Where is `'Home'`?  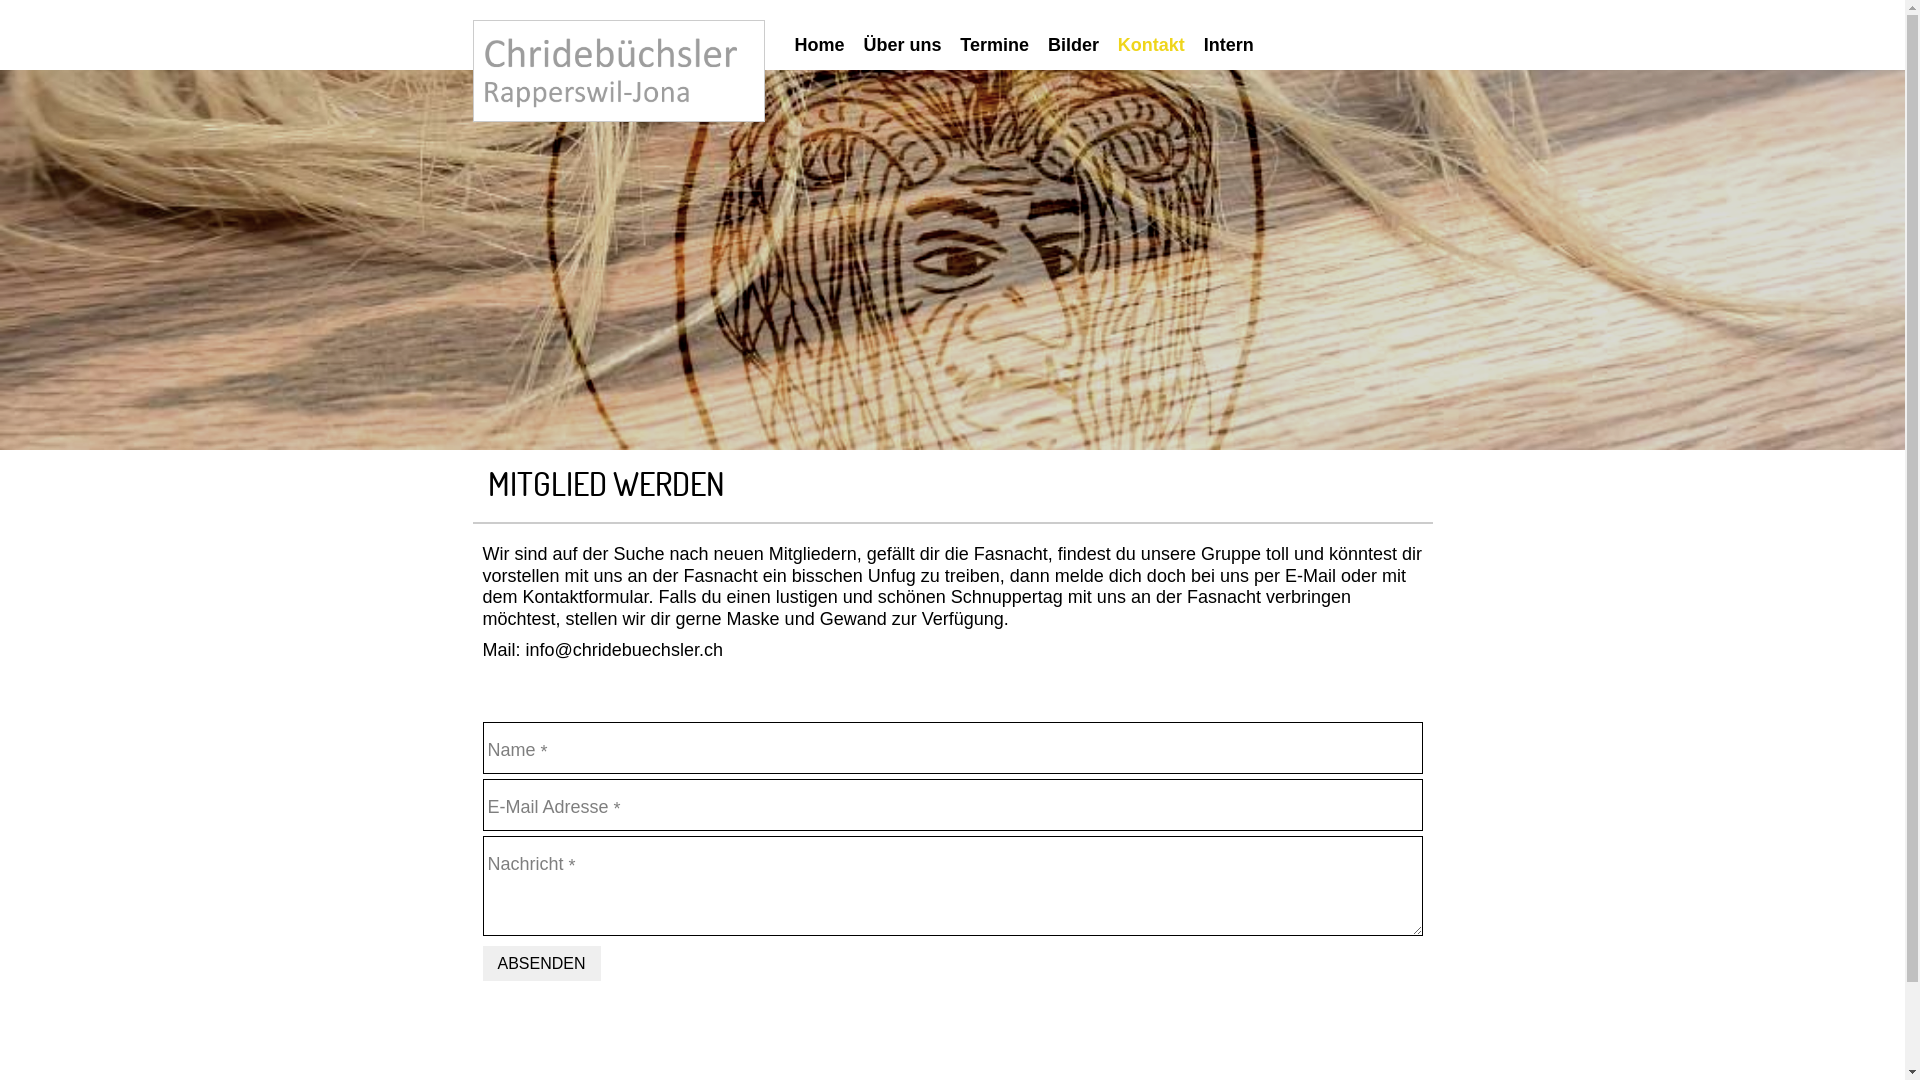 'Home' is located at coordinates (826, 45).